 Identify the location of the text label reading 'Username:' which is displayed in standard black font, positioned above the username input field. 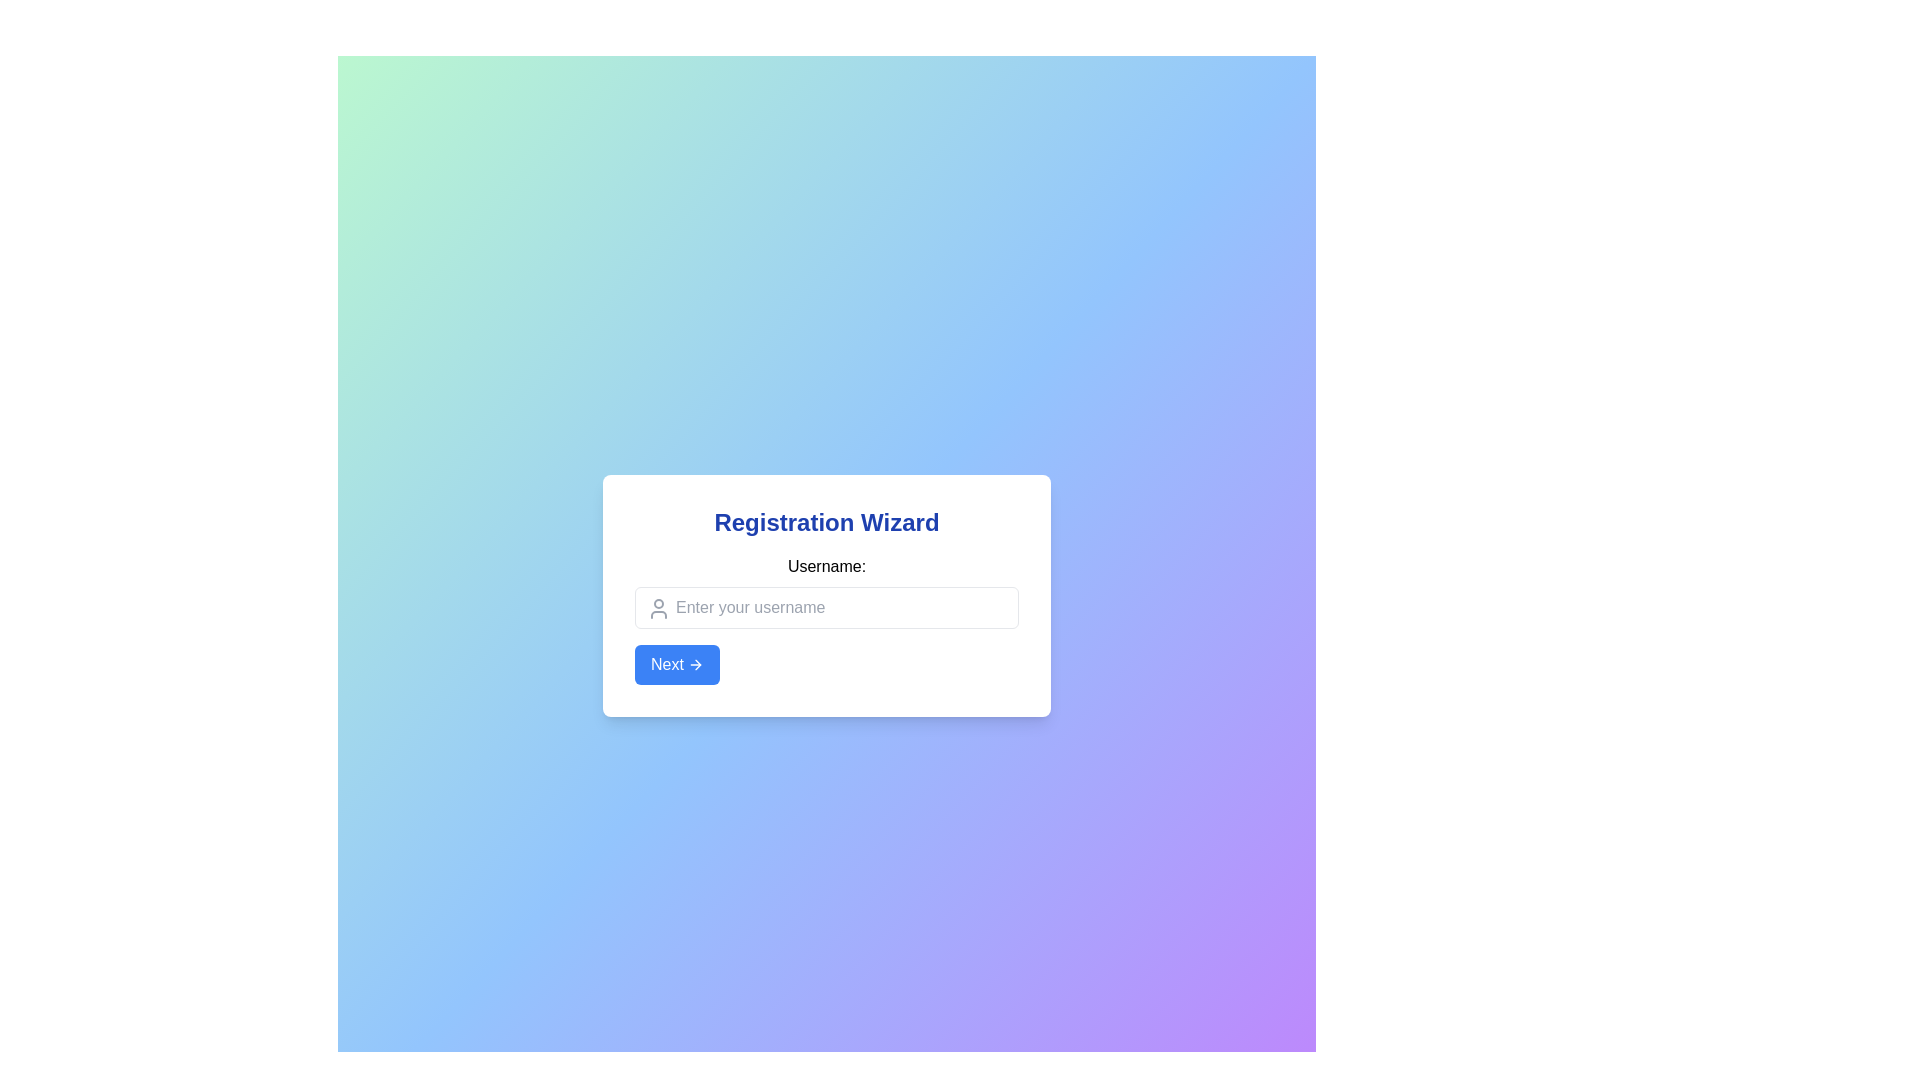
(826, 567).